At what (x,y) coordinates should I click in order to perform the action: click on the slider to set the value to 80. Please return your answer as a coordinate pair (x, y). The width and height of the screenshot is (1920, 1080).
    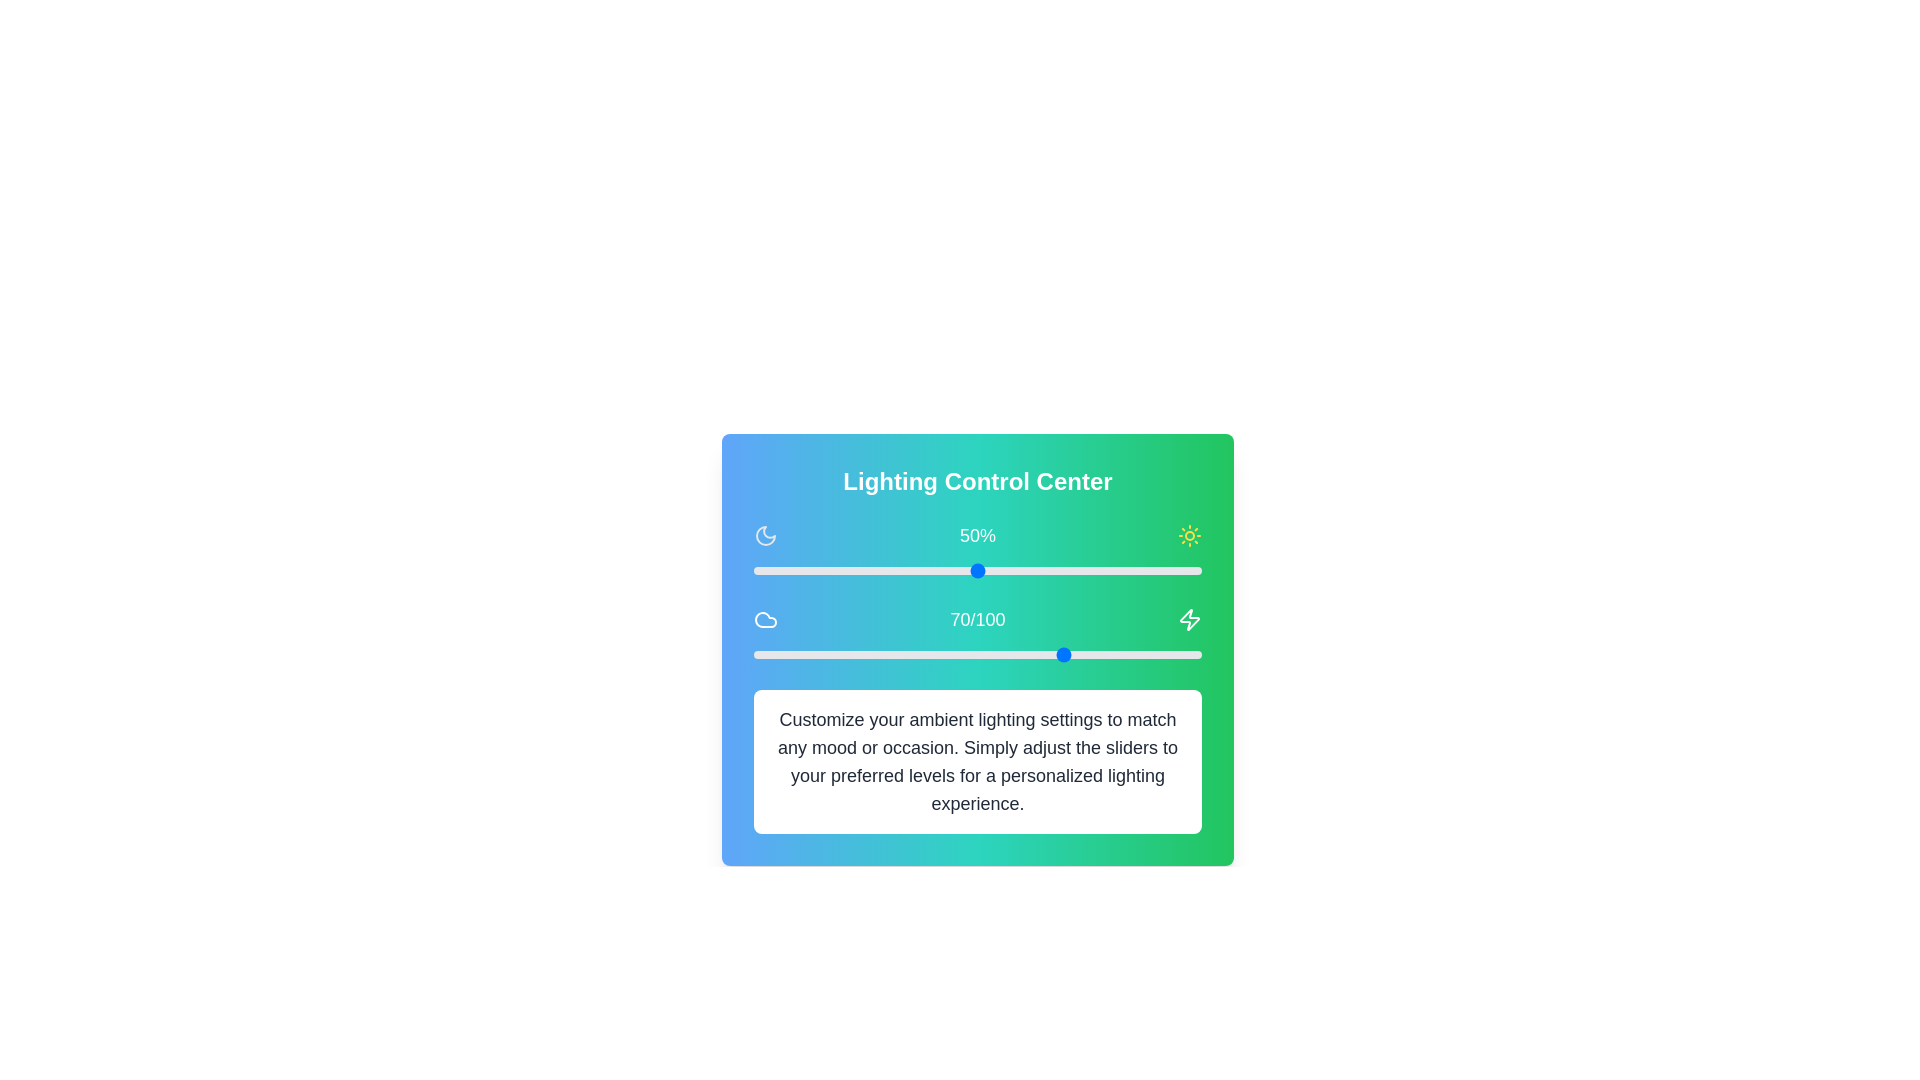
    Looking at the image, I should click on (1111, 570).